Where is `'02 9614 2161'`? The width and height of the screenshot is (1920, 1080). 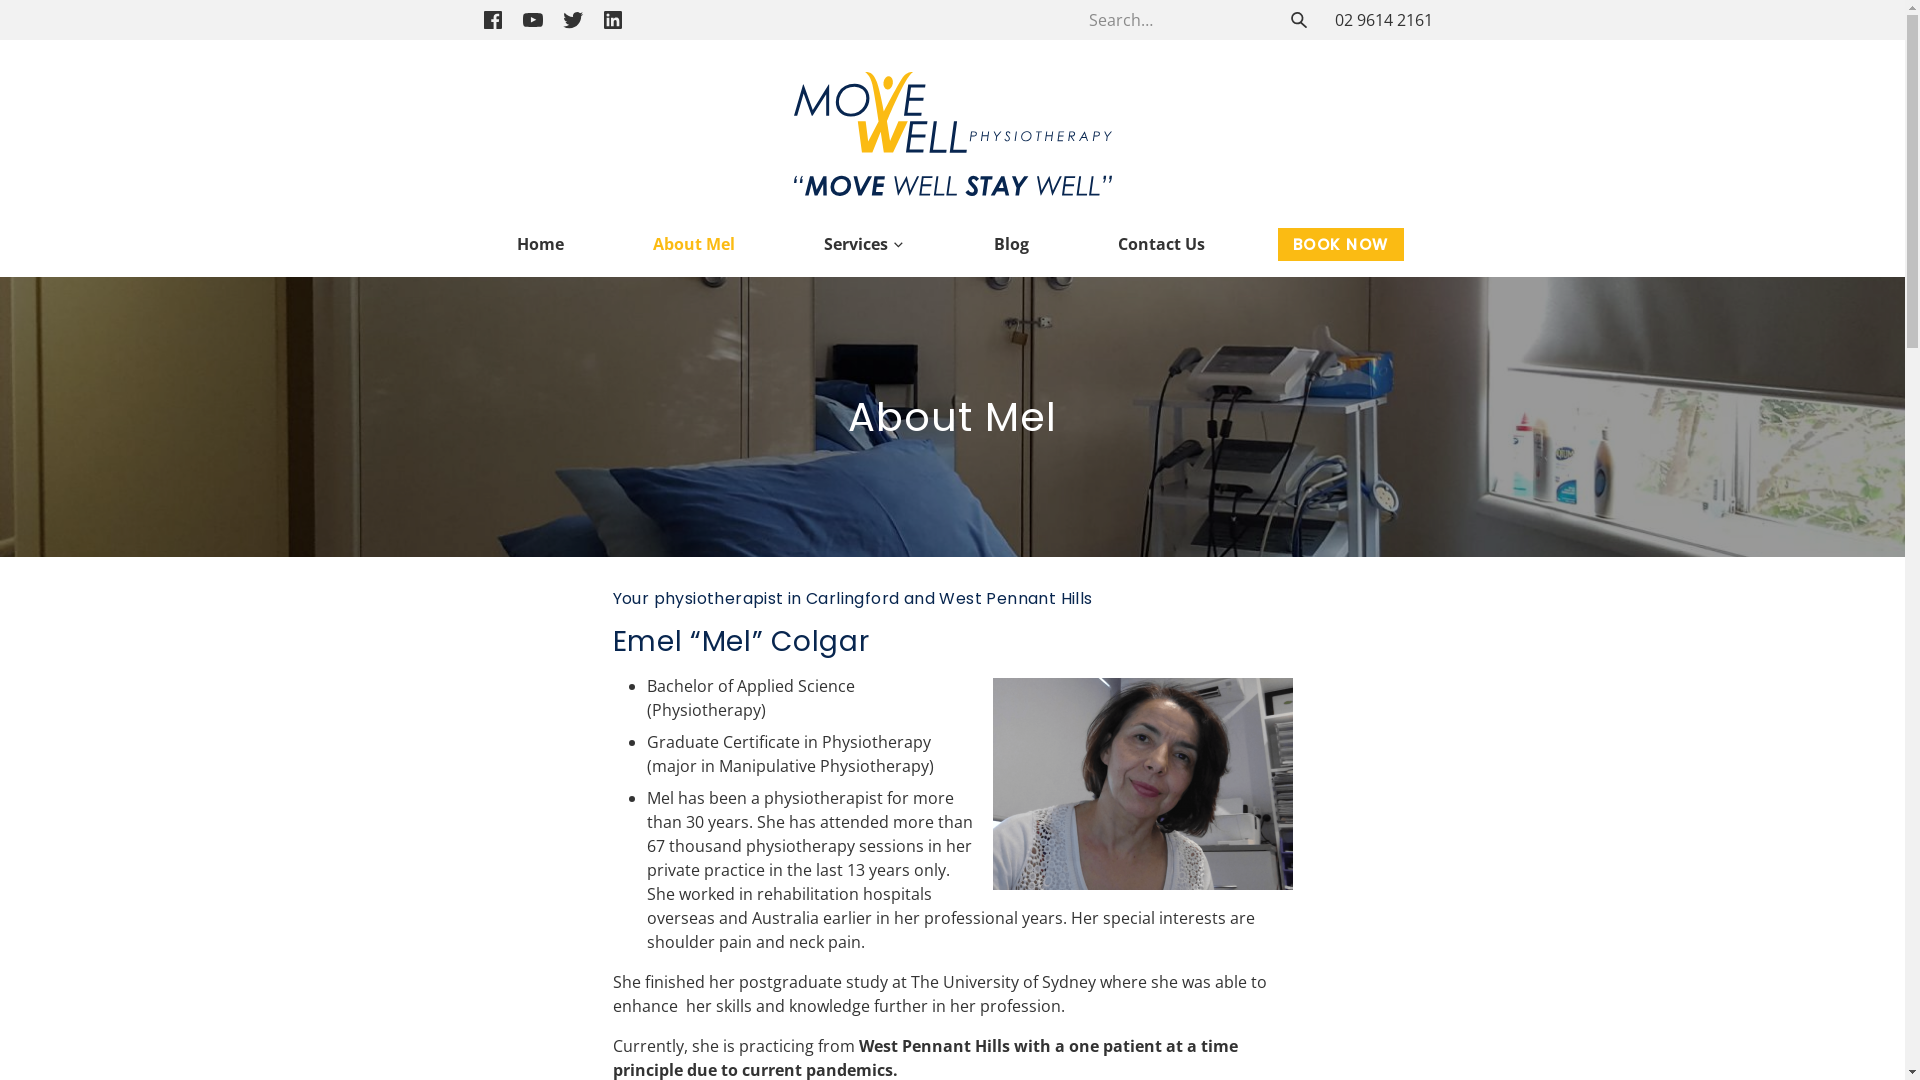
'02 9614 2161' is located at coordinates (1381, 19).